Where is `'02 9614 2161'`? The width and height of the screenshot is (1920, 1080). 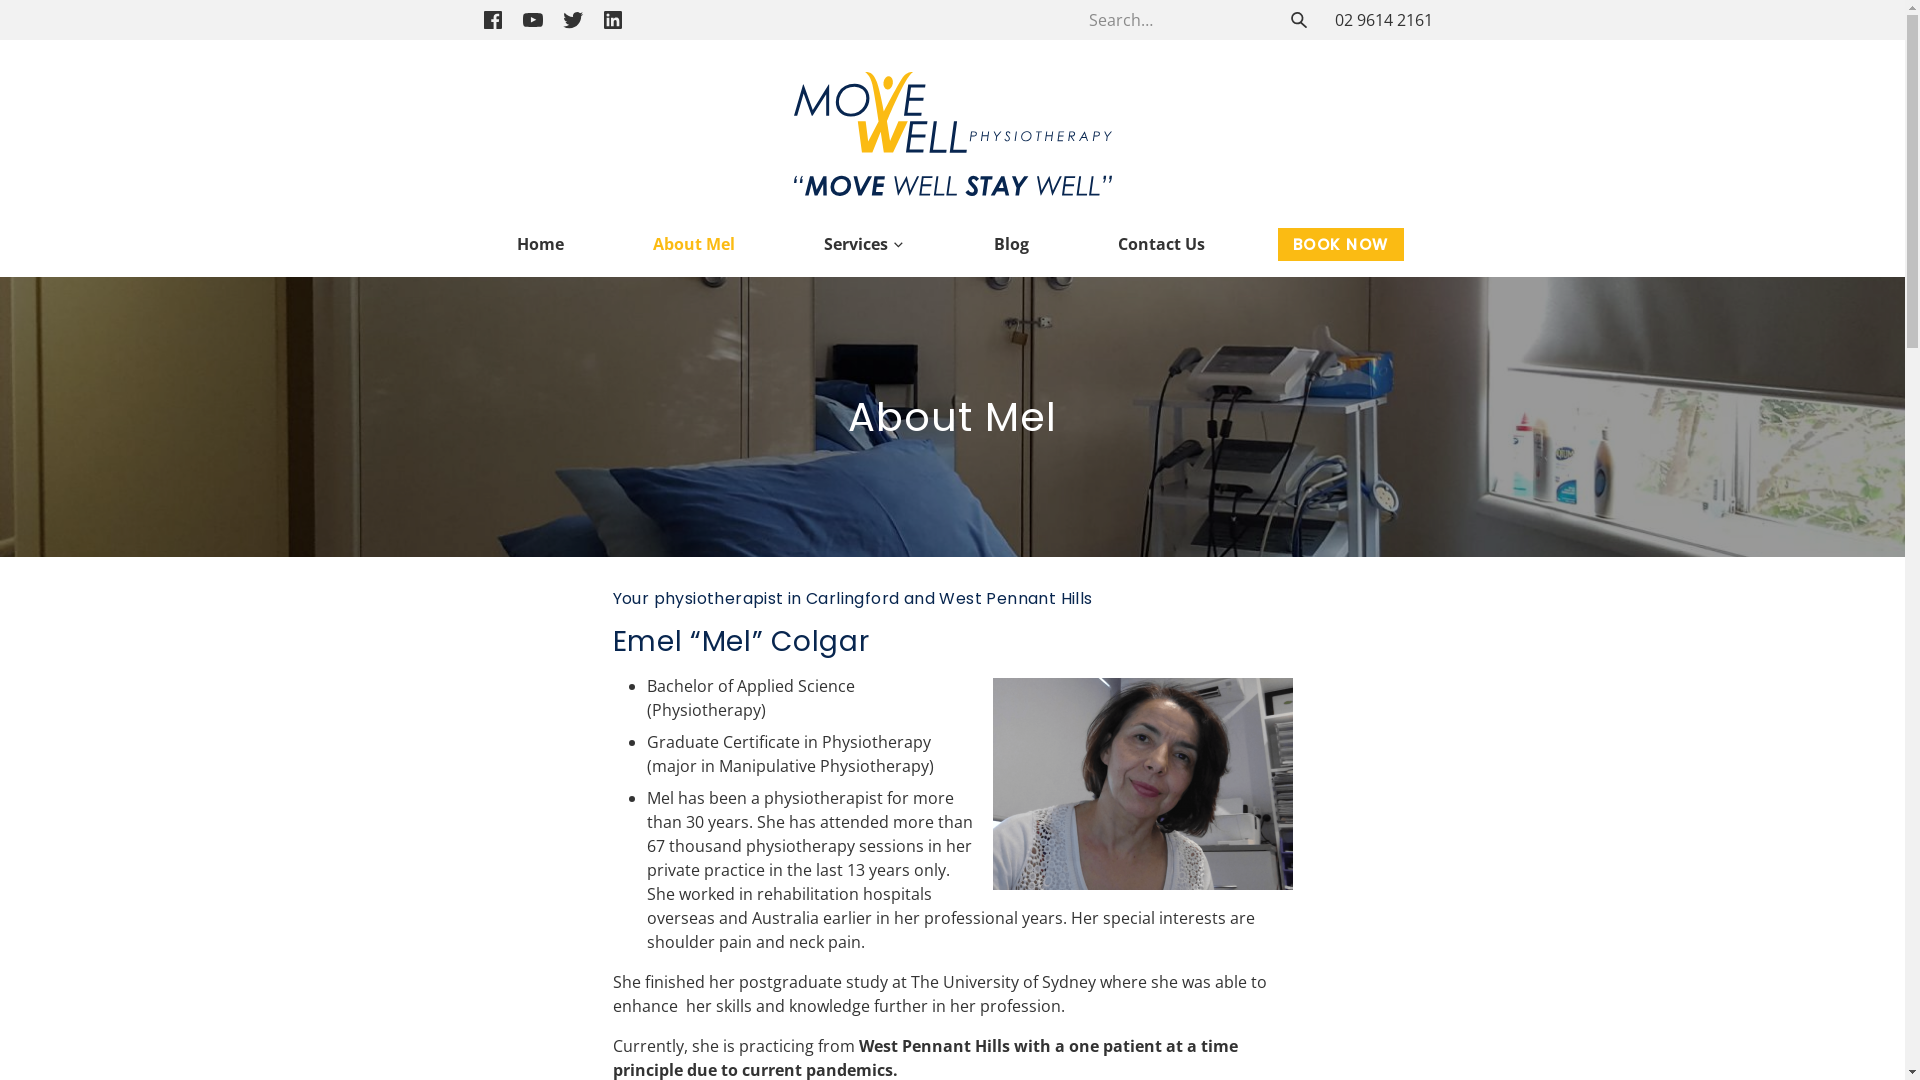
'02 9614 2161' is located at coordinates (1381, 19).